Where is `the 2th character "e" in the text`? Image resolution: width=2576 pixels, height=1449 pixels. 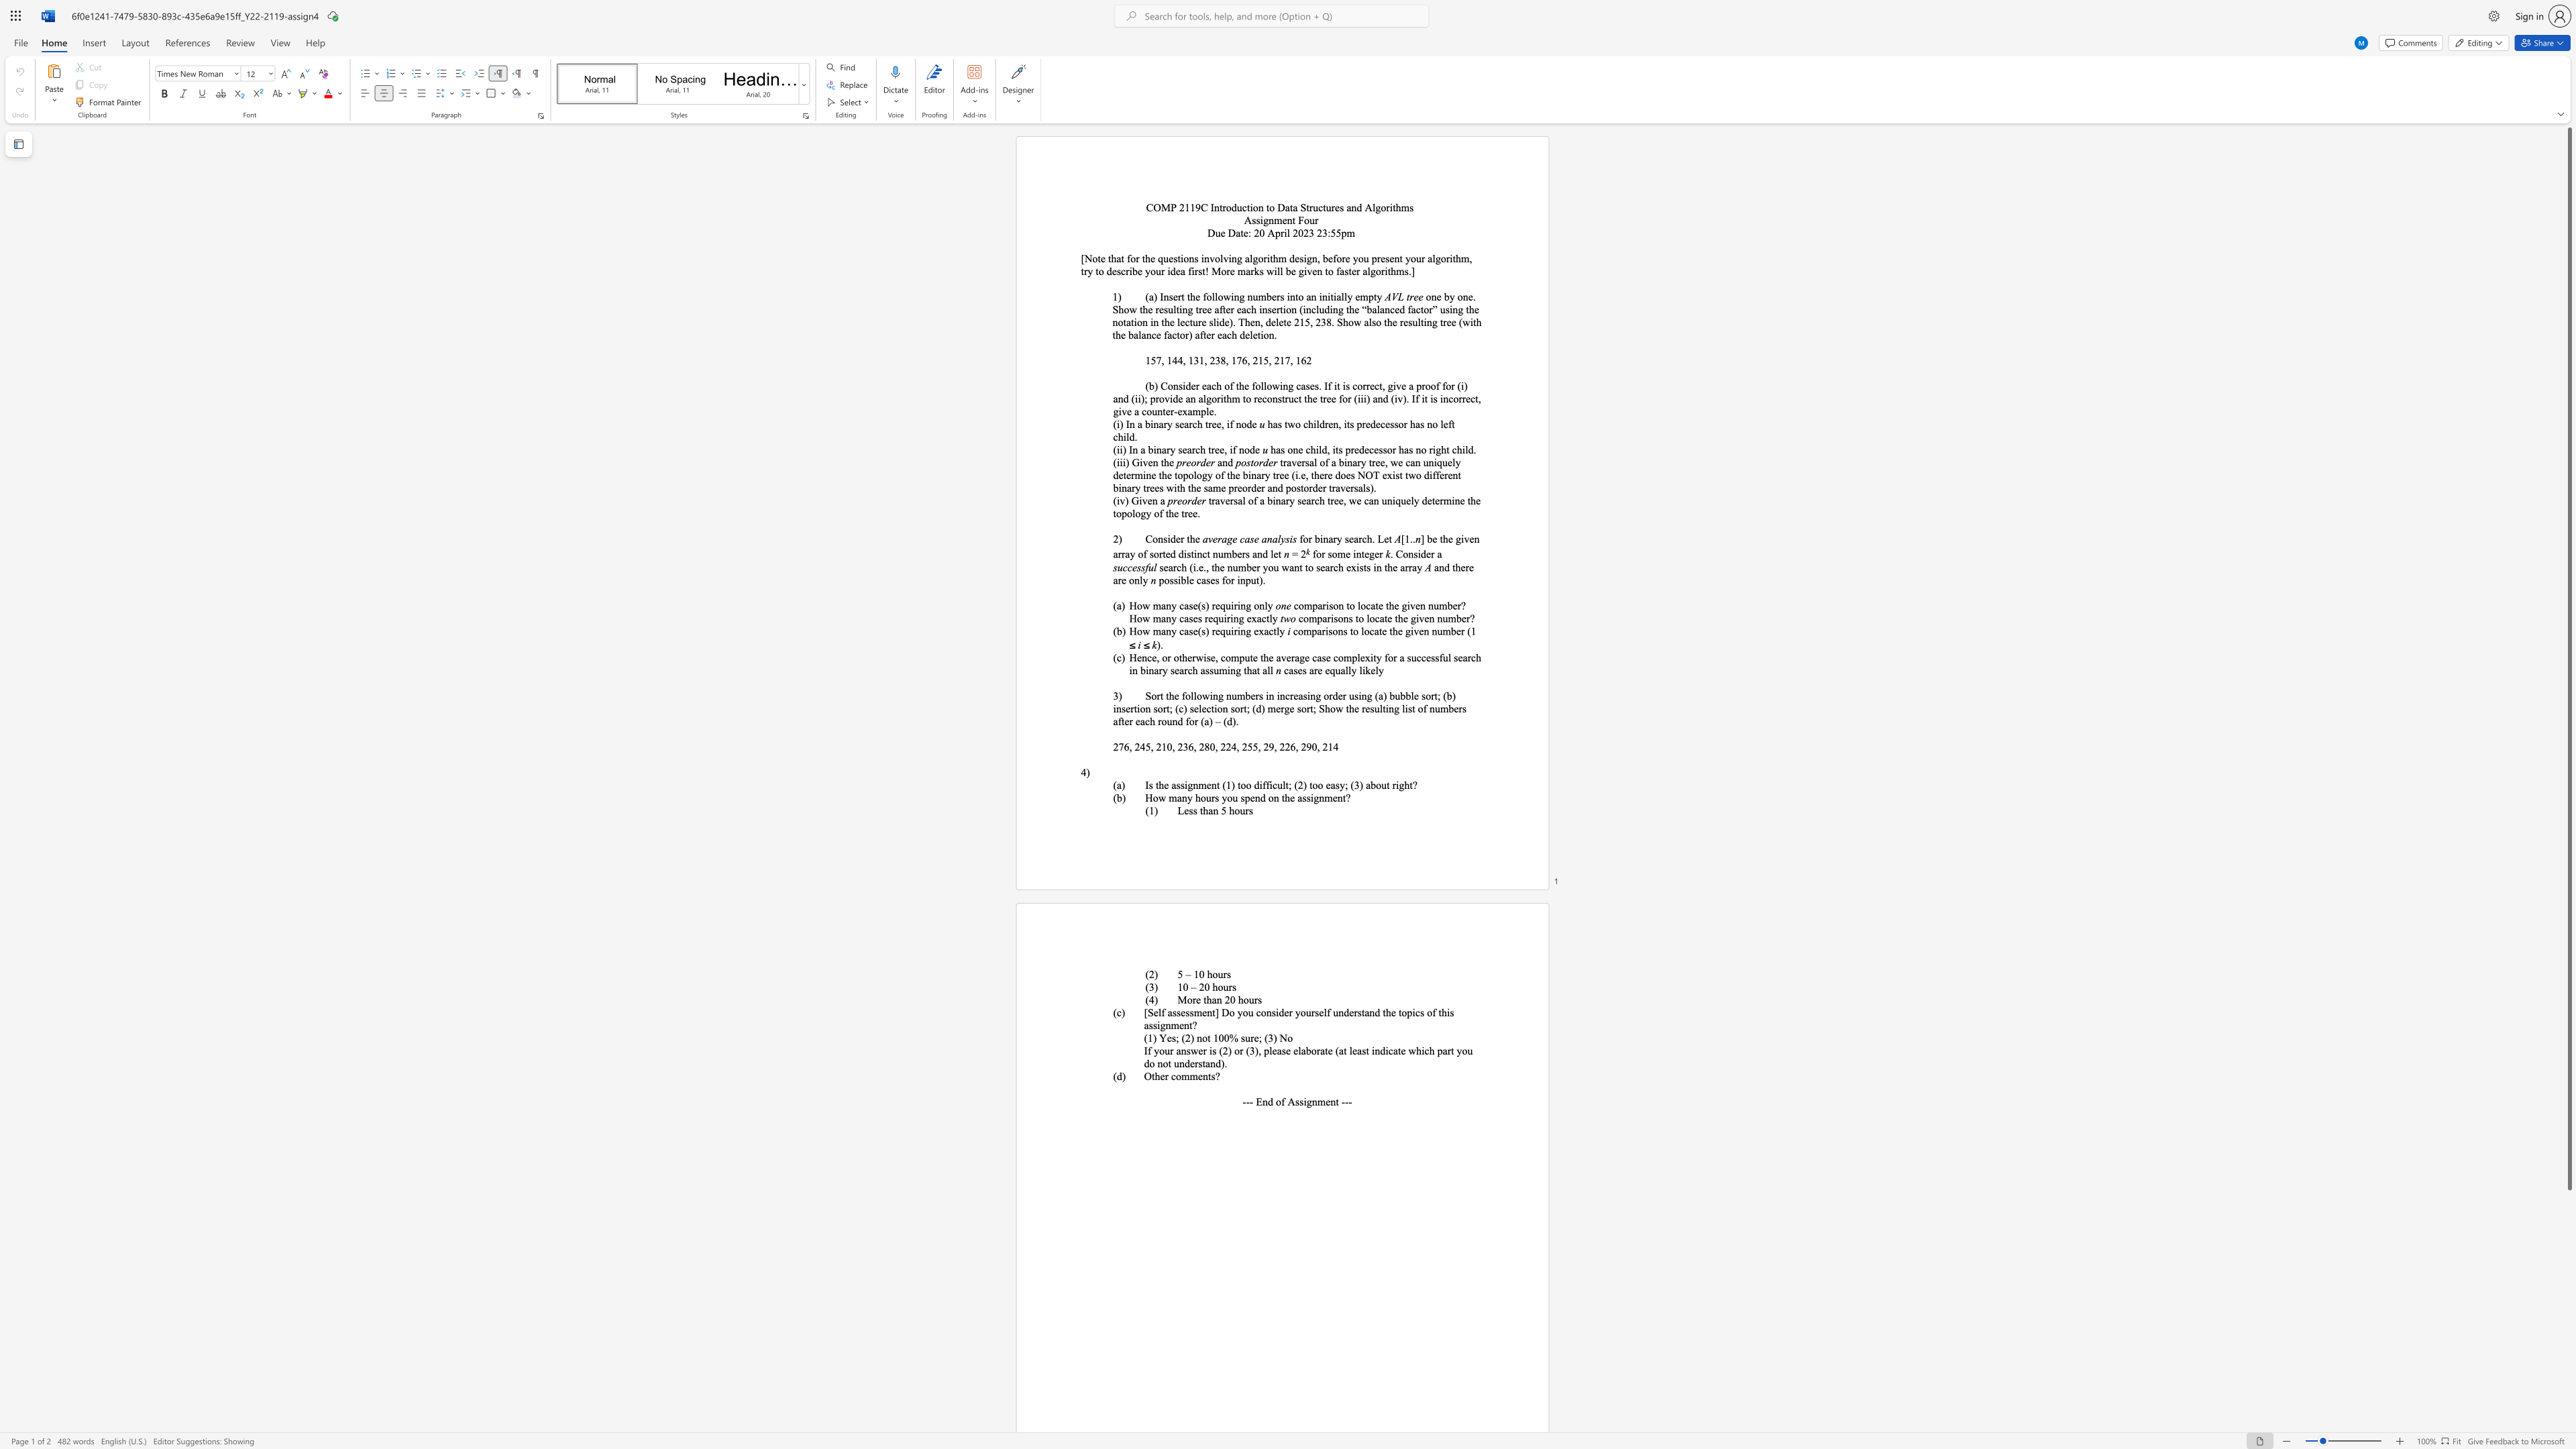 the 2th character "e" in the text is located at coordinates (1245, 231).